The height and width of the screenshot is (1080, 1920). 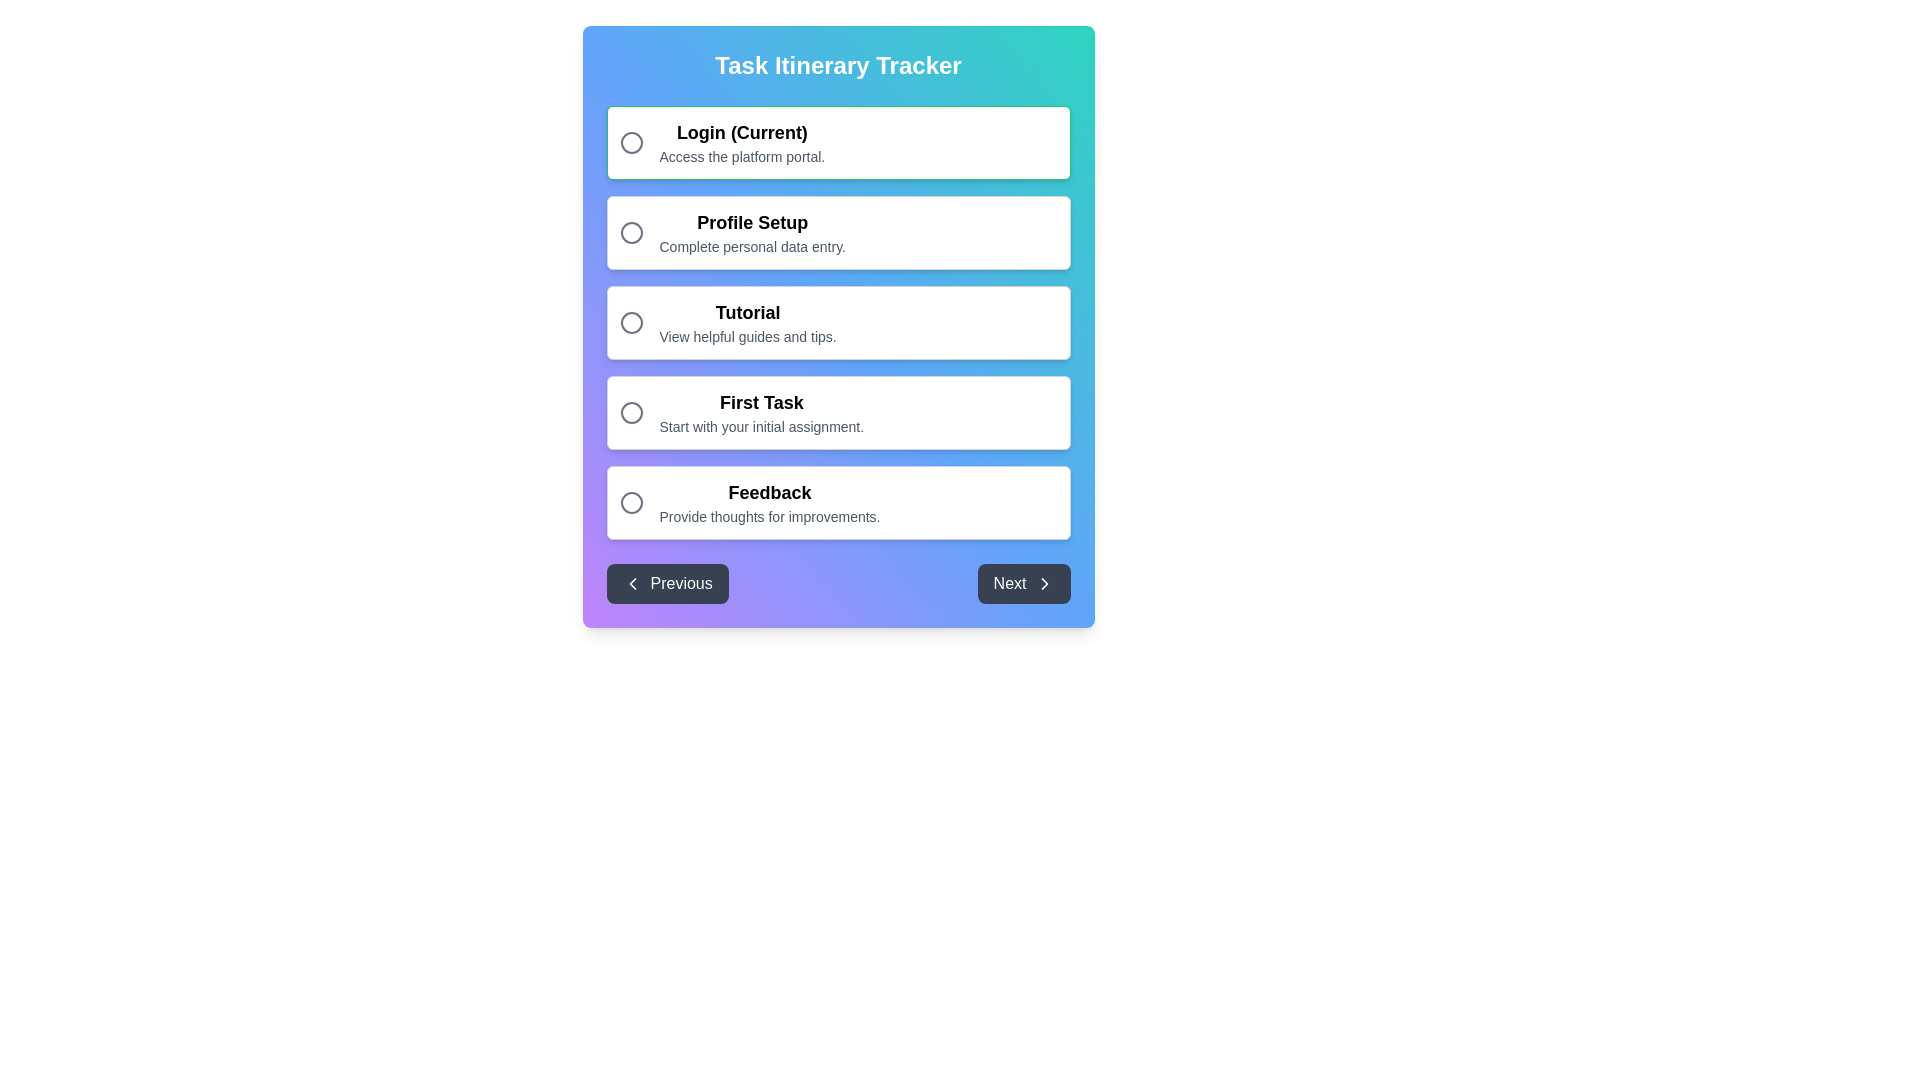 What do you see at coordinates (741, 156) in the screenshot?
I see `text label that says 'Access the platform portal.' positioned below the 'Login (Current)' text in the vertical list of options` at bounding box center [741, 156].